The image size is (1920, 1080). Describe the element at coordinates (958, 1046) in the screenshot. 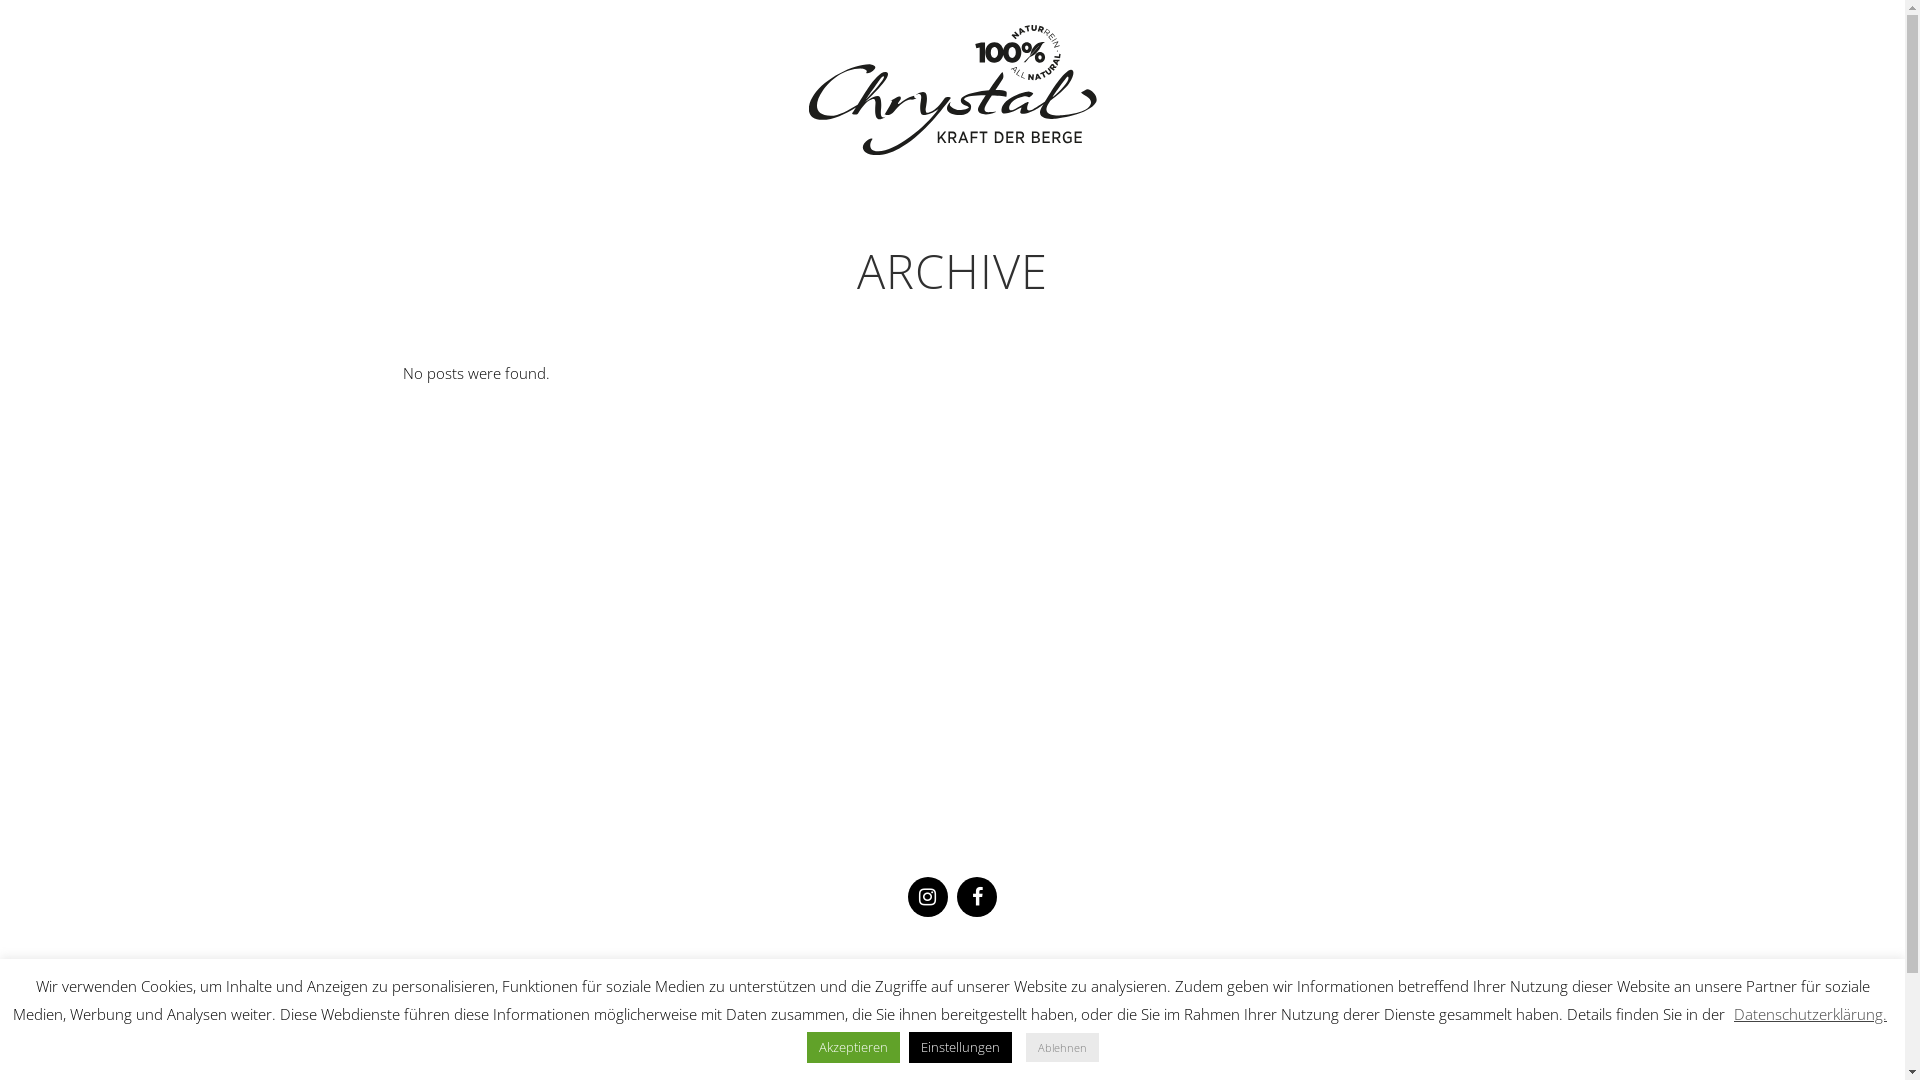

I see `'Einstellungen'` at that location.